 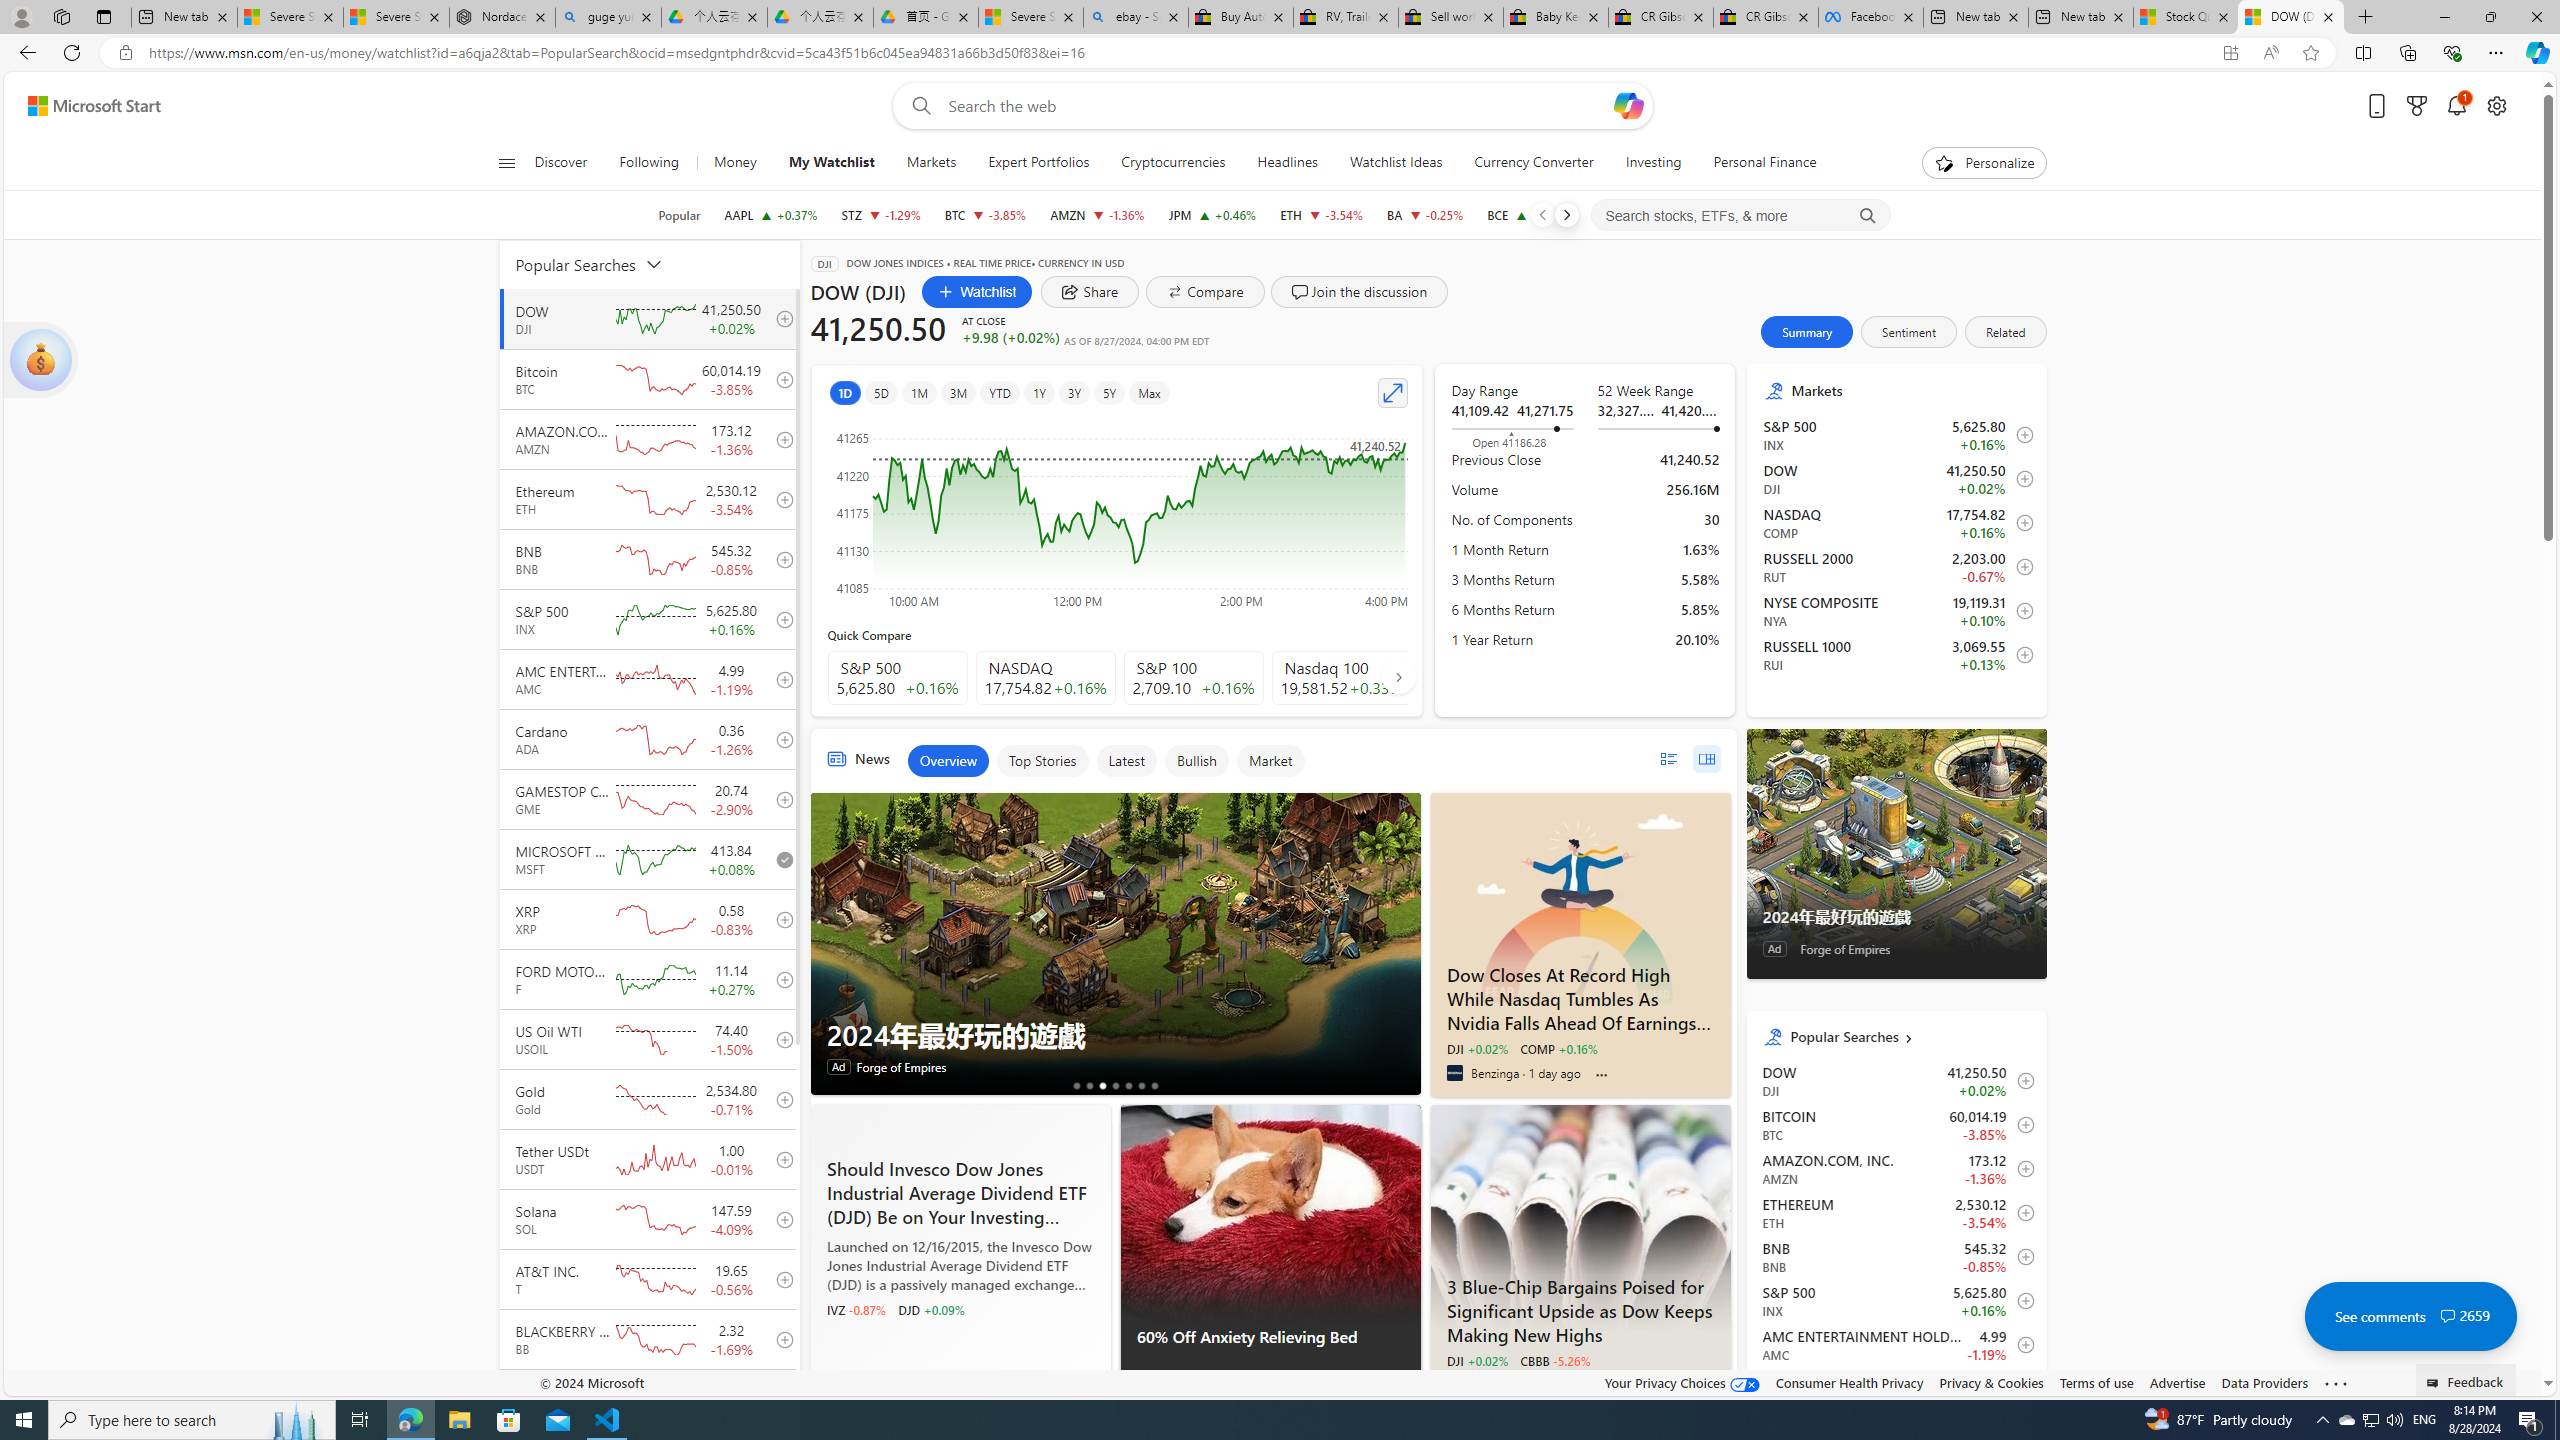 I want to click on 'share dialog', so click(x=1089, y=291).